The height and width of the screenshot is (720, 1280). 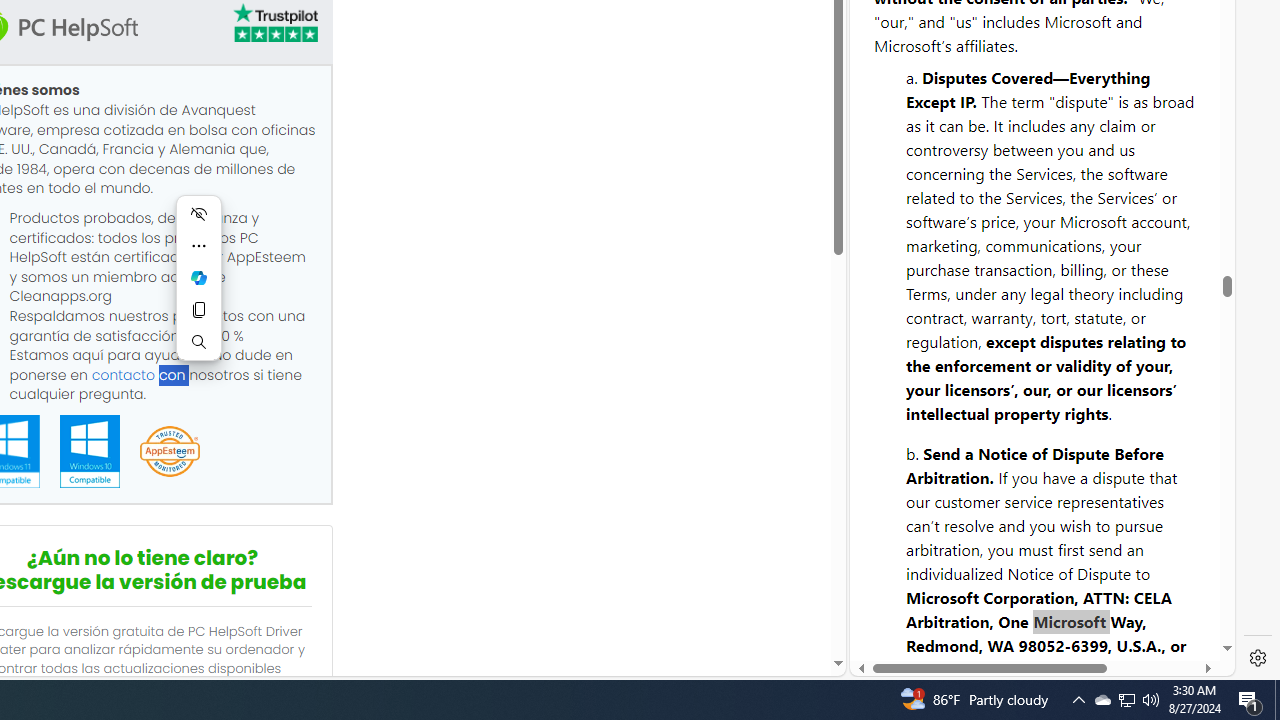 I want to click on 'Mini menu on text selection', so click(x=199, y=277).